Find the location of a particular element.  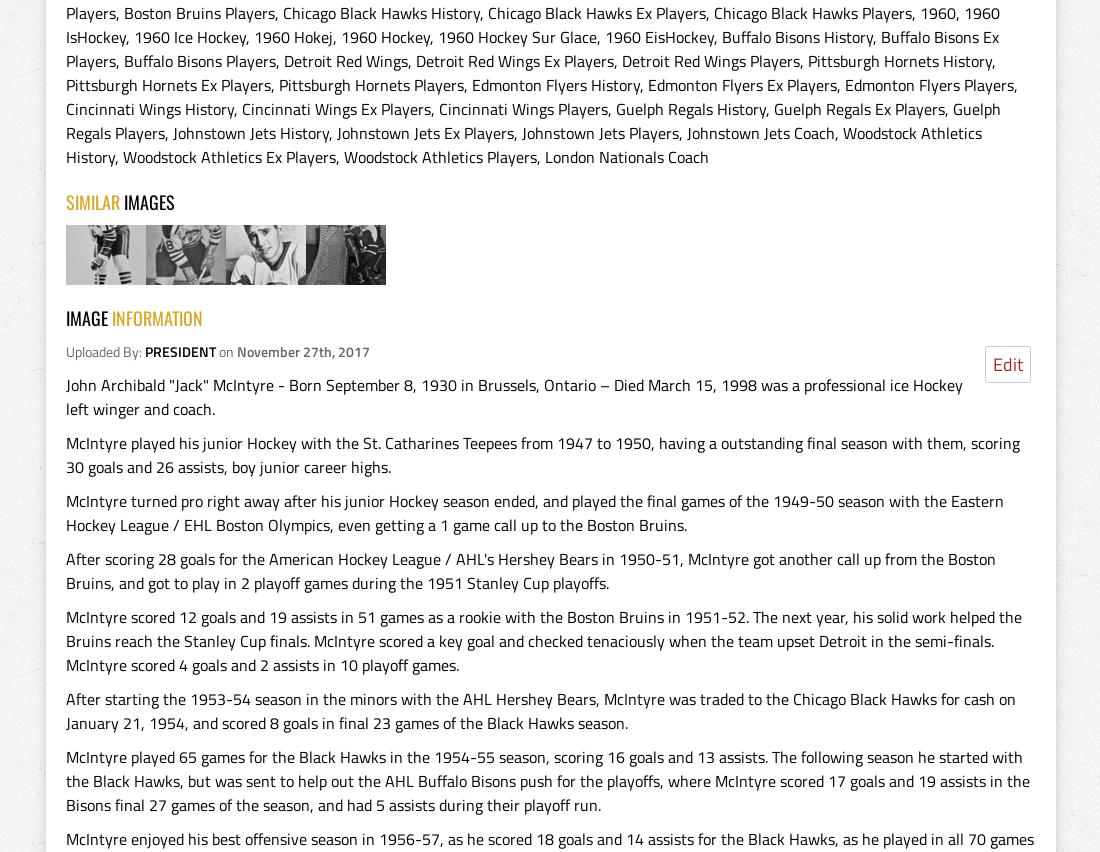

'IMAGE' is located at coordinates (88, 316).